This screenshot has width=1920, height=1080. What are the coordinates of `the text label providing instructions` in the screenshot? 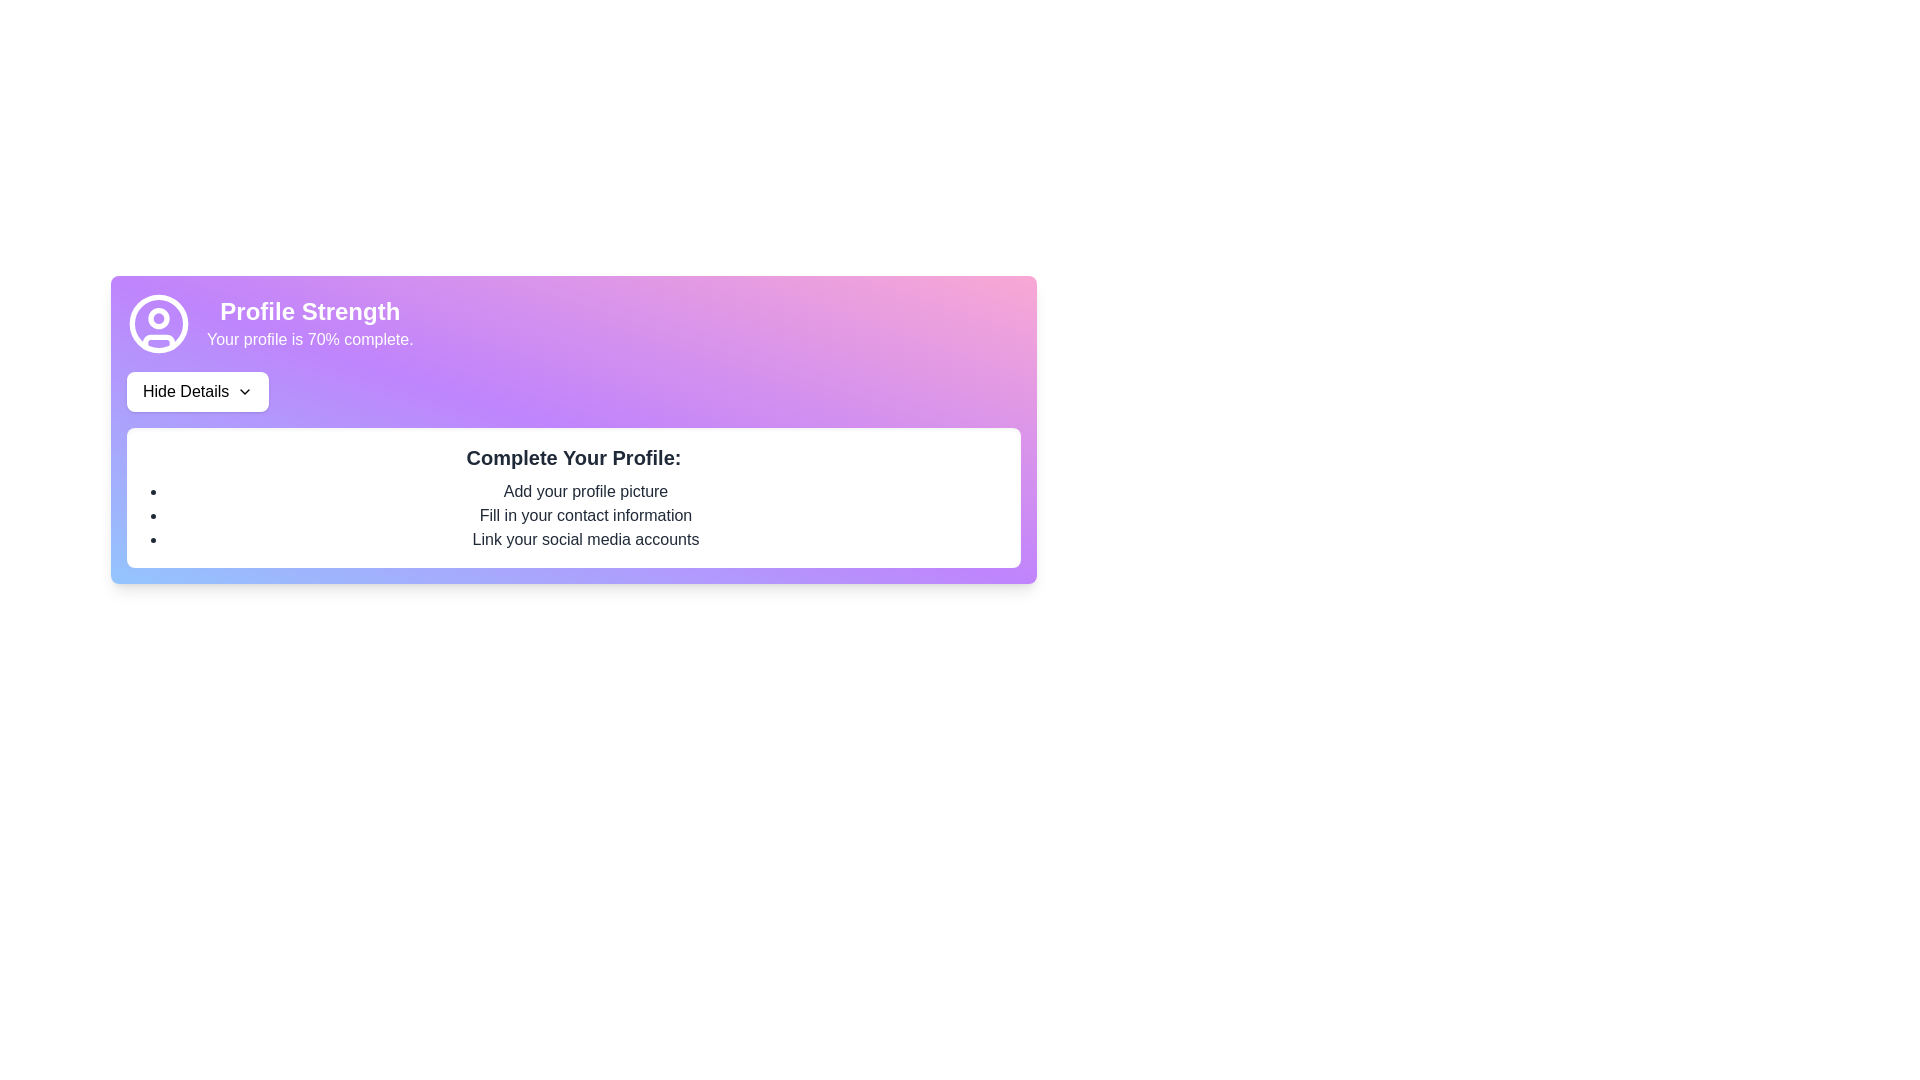 It's located at (584, 492).